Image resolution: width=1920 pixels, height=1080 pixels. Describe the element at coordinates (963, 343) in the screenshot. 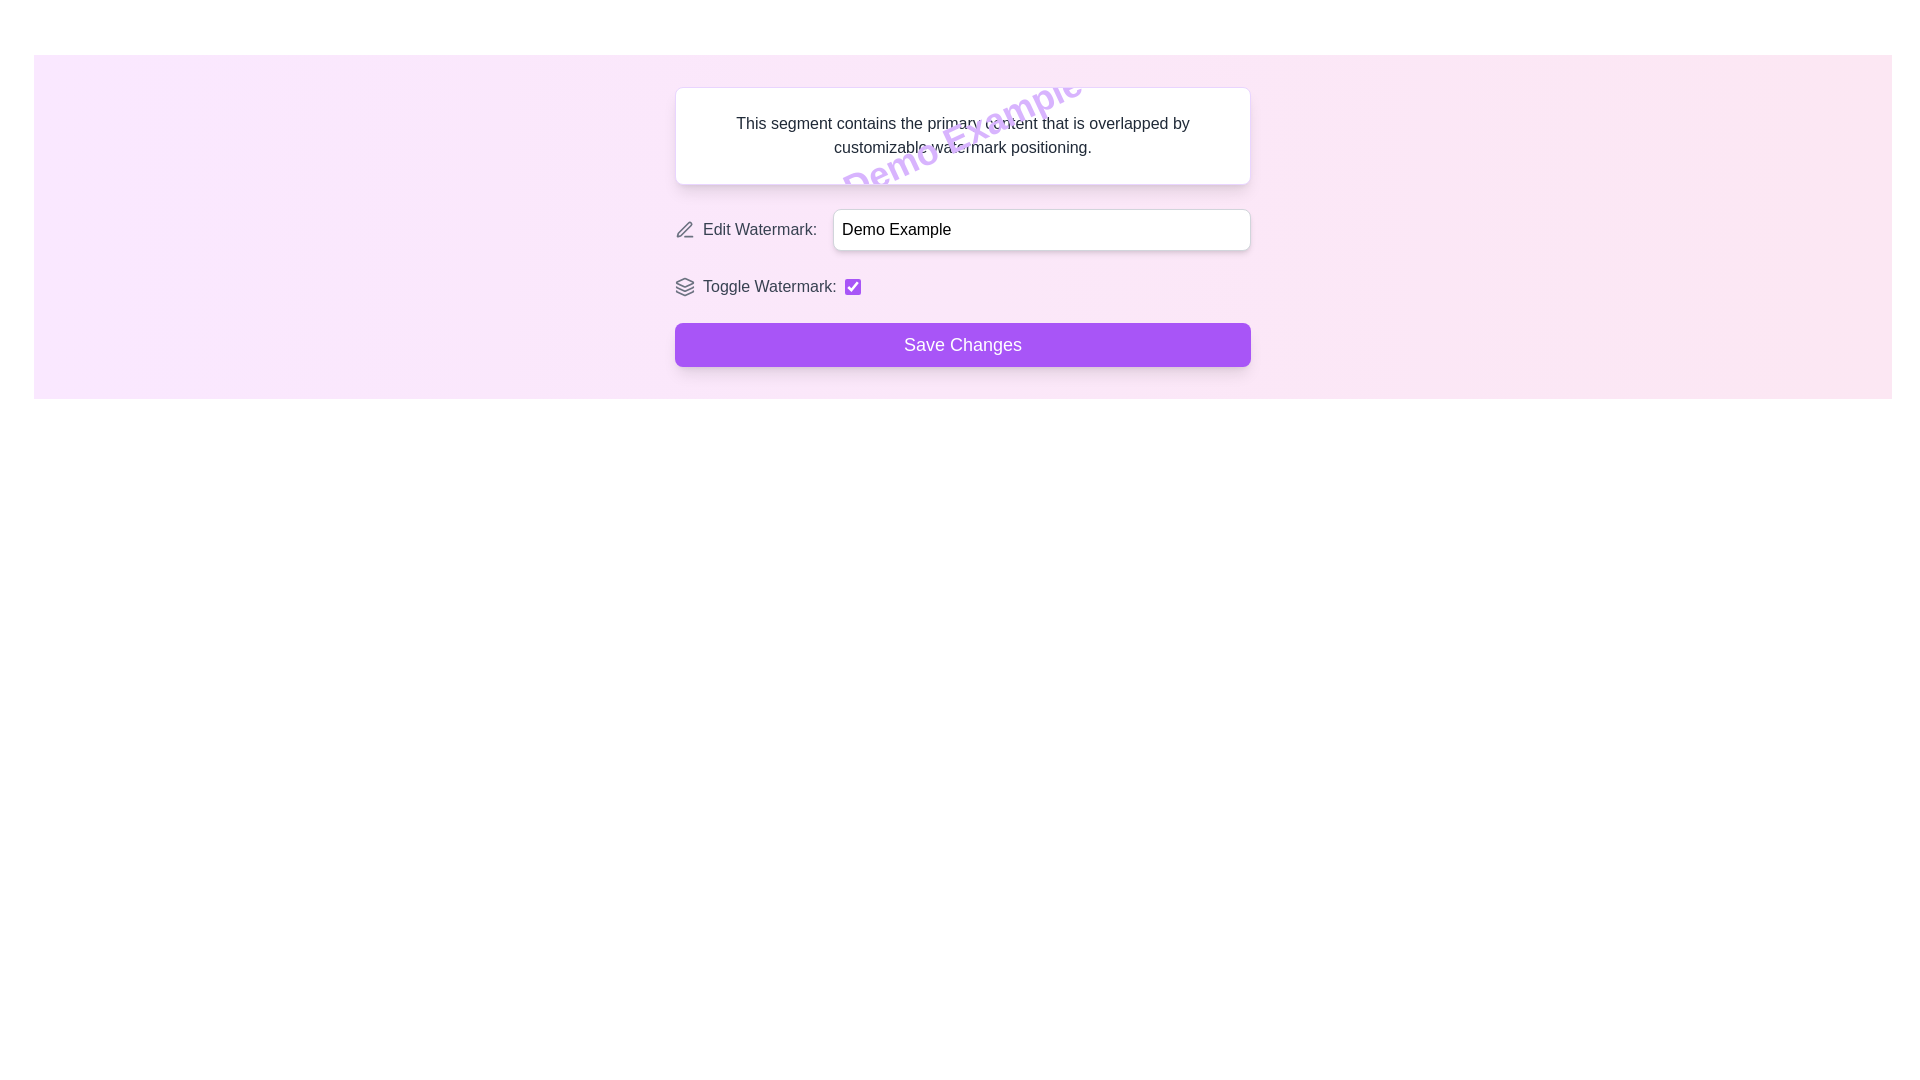

I see `the rectangular button with a purple background and white text reading 'Save Changes'` at that location.